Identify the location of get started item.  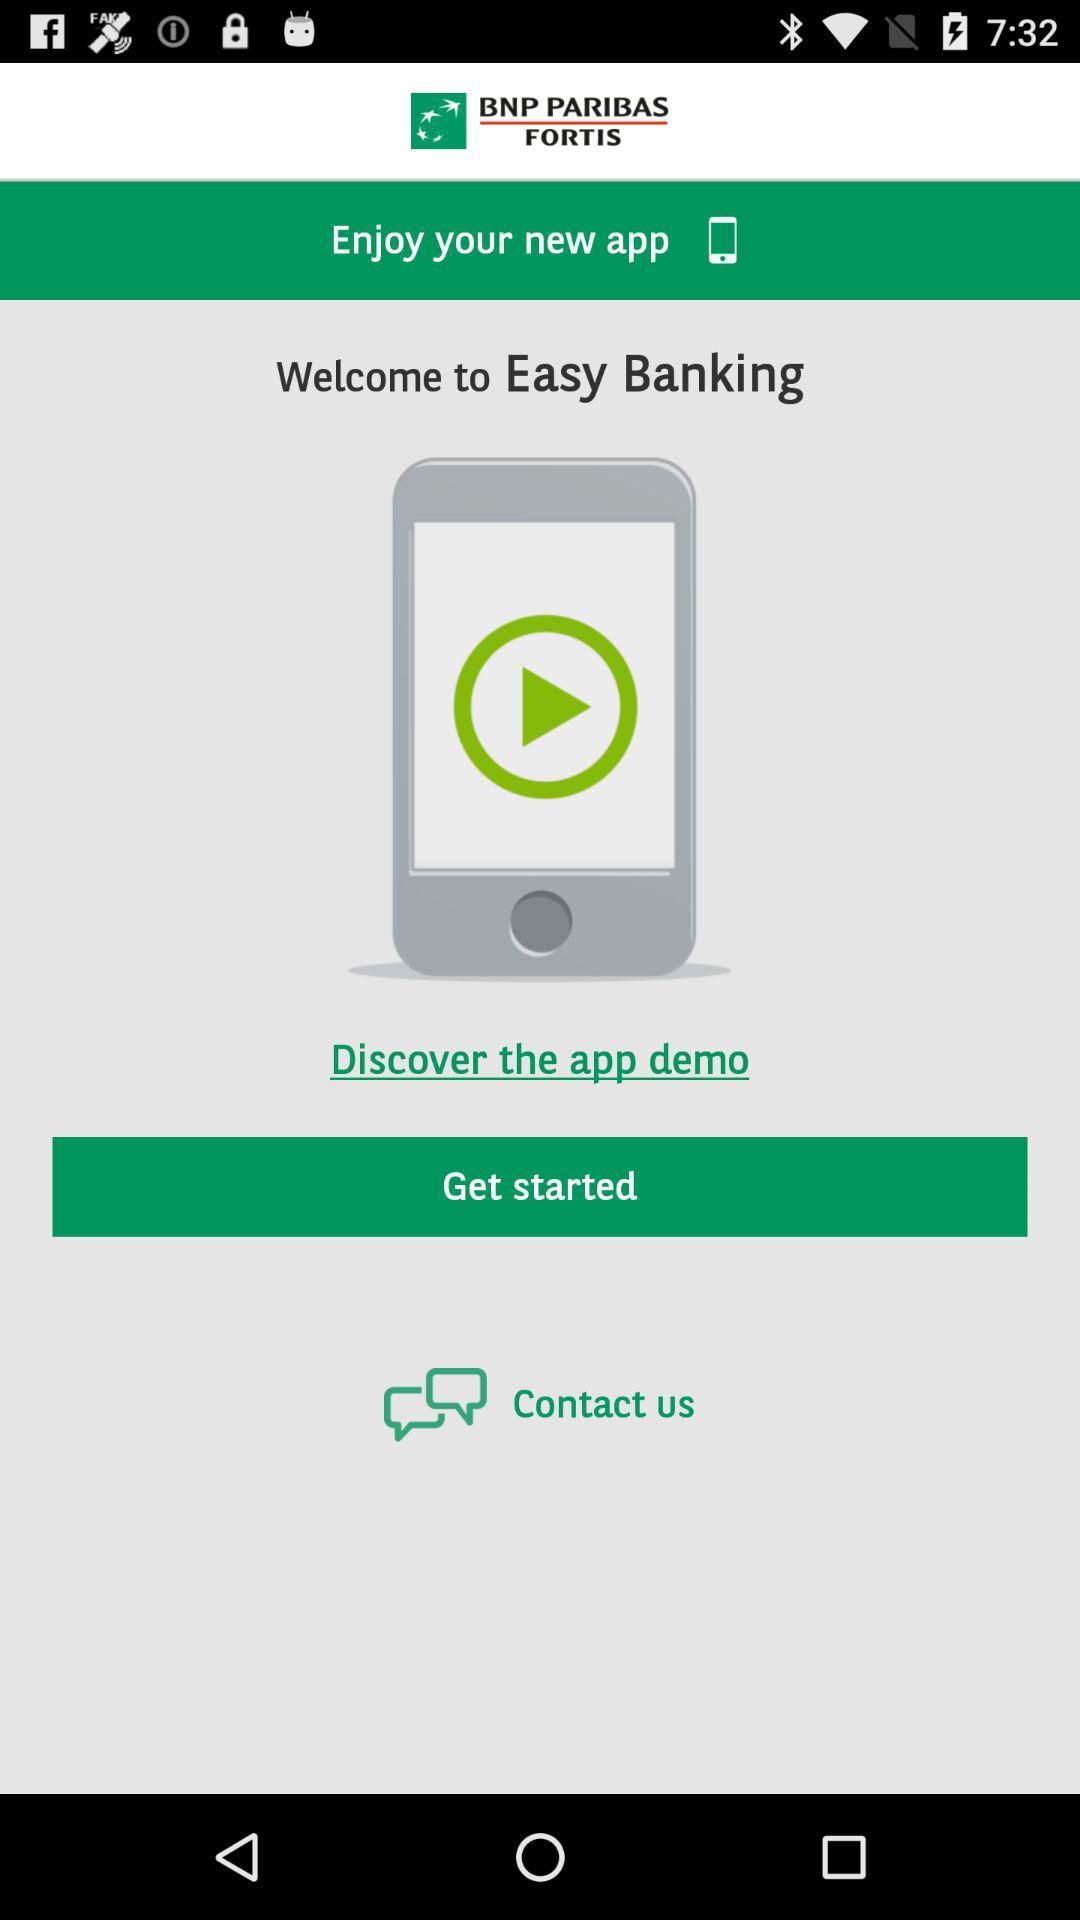
(540, 1186).